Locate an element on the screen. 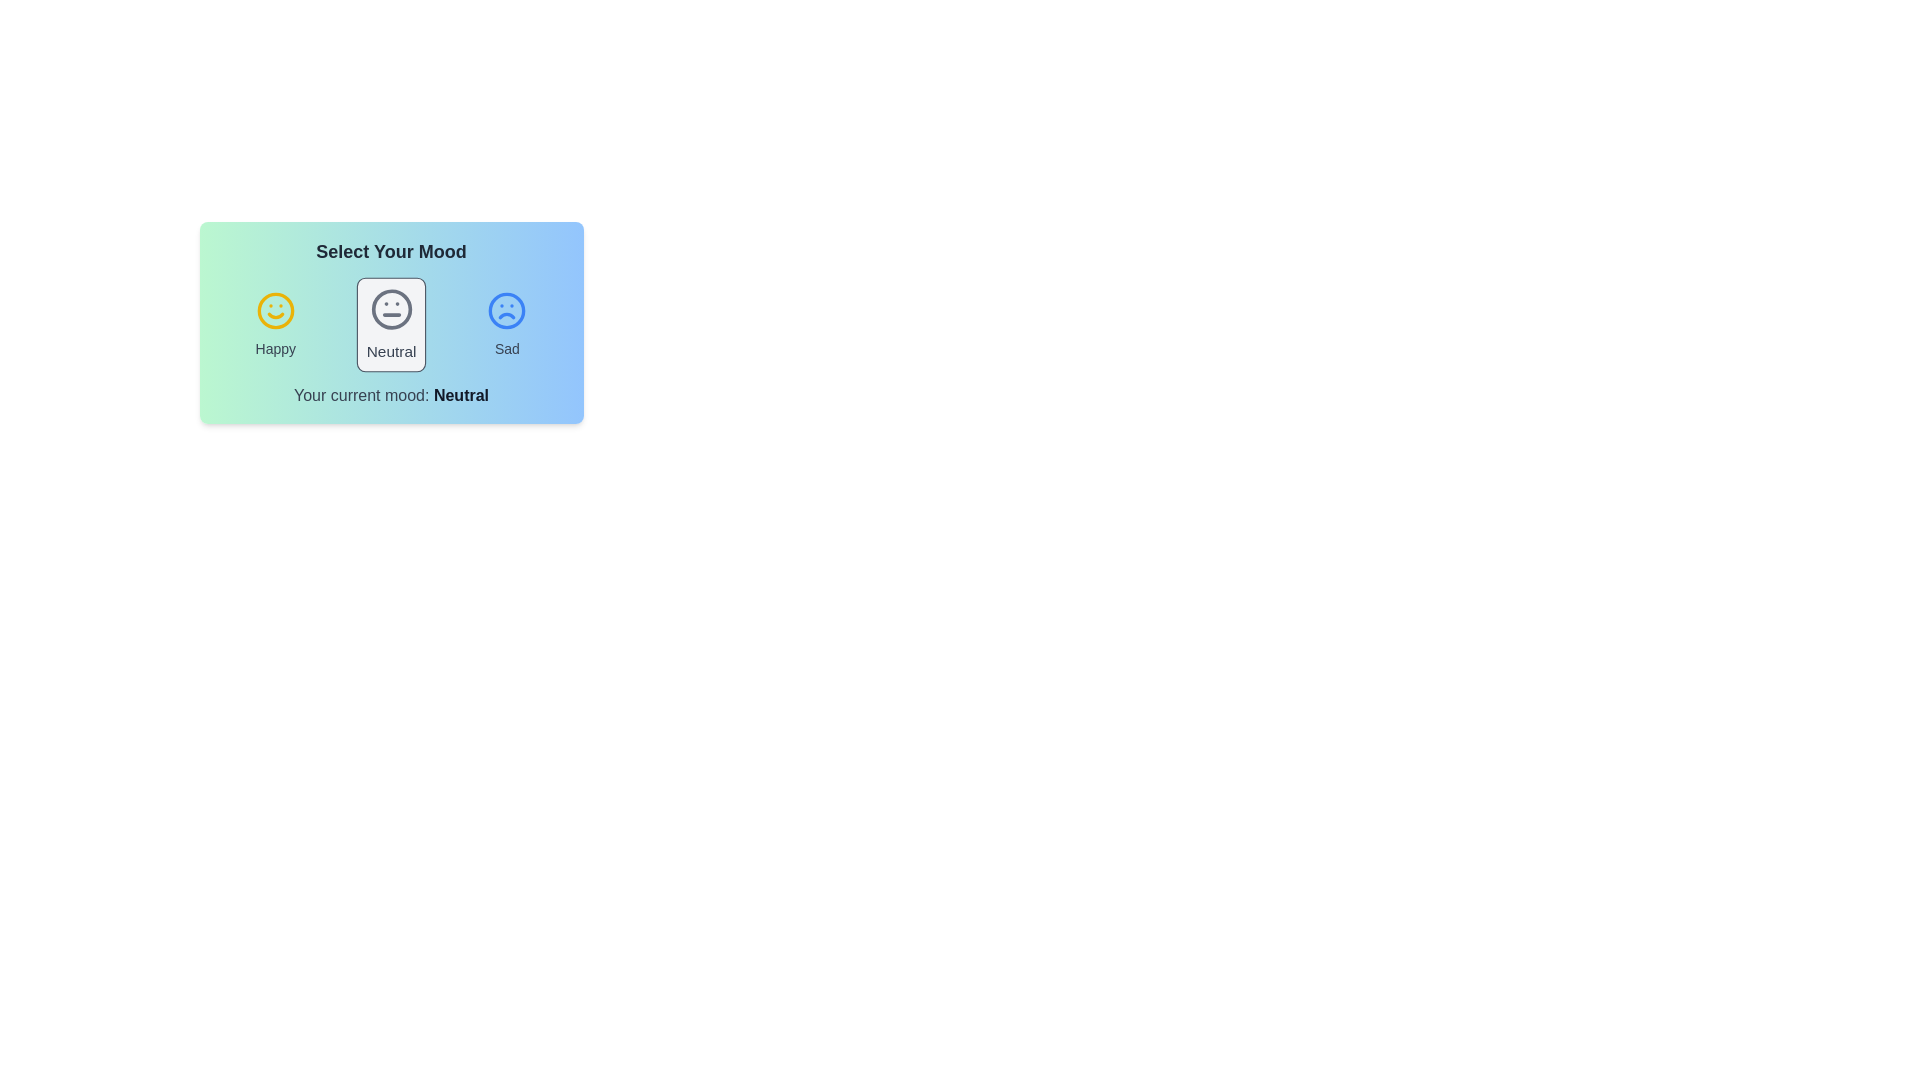 The image size is (1920, 1080). the text 'Your current mood: Neutral' in the component is located at coordinates (391, 396).